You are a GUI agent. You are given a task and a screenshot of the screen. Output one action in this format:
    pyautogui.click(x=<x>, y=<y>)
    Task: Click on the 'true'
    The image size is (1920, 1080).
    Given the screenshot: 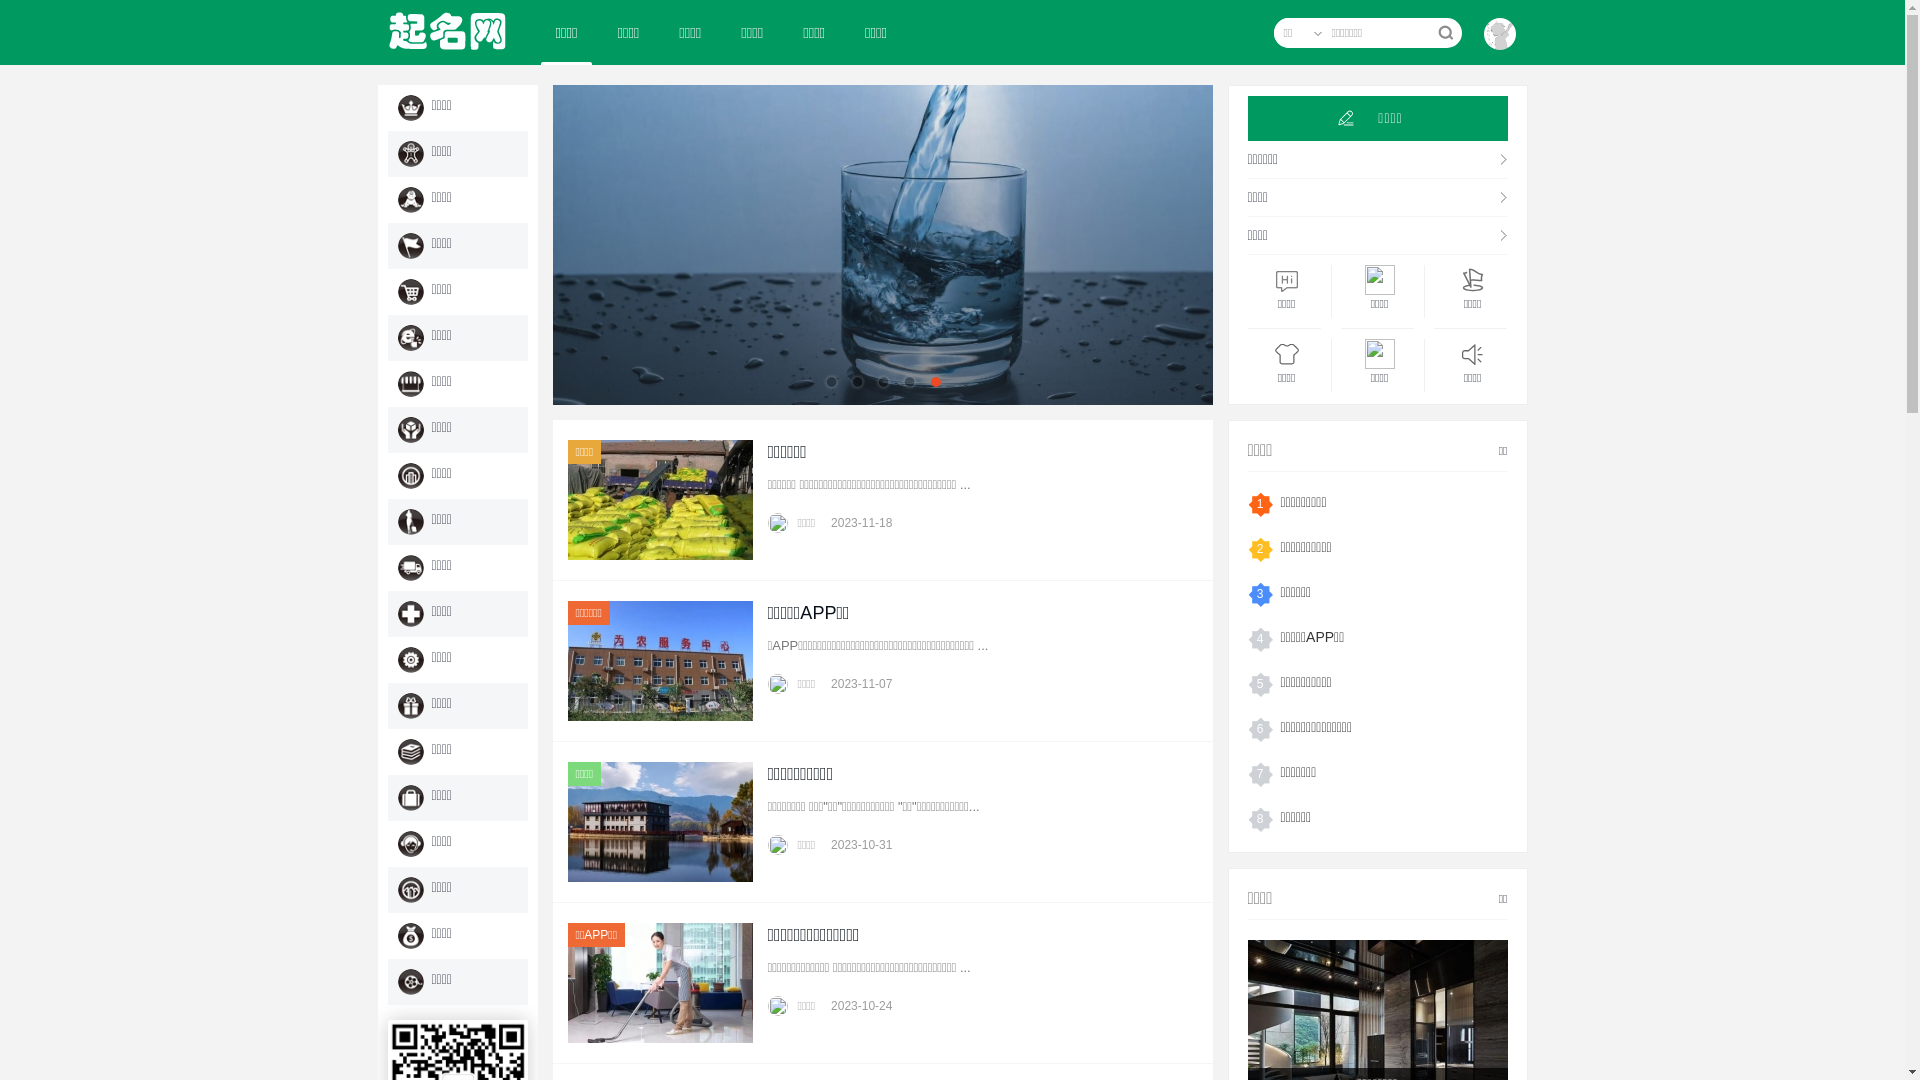 What is the action you would take?
    pyautogui.click(x=1434, y=33)
    